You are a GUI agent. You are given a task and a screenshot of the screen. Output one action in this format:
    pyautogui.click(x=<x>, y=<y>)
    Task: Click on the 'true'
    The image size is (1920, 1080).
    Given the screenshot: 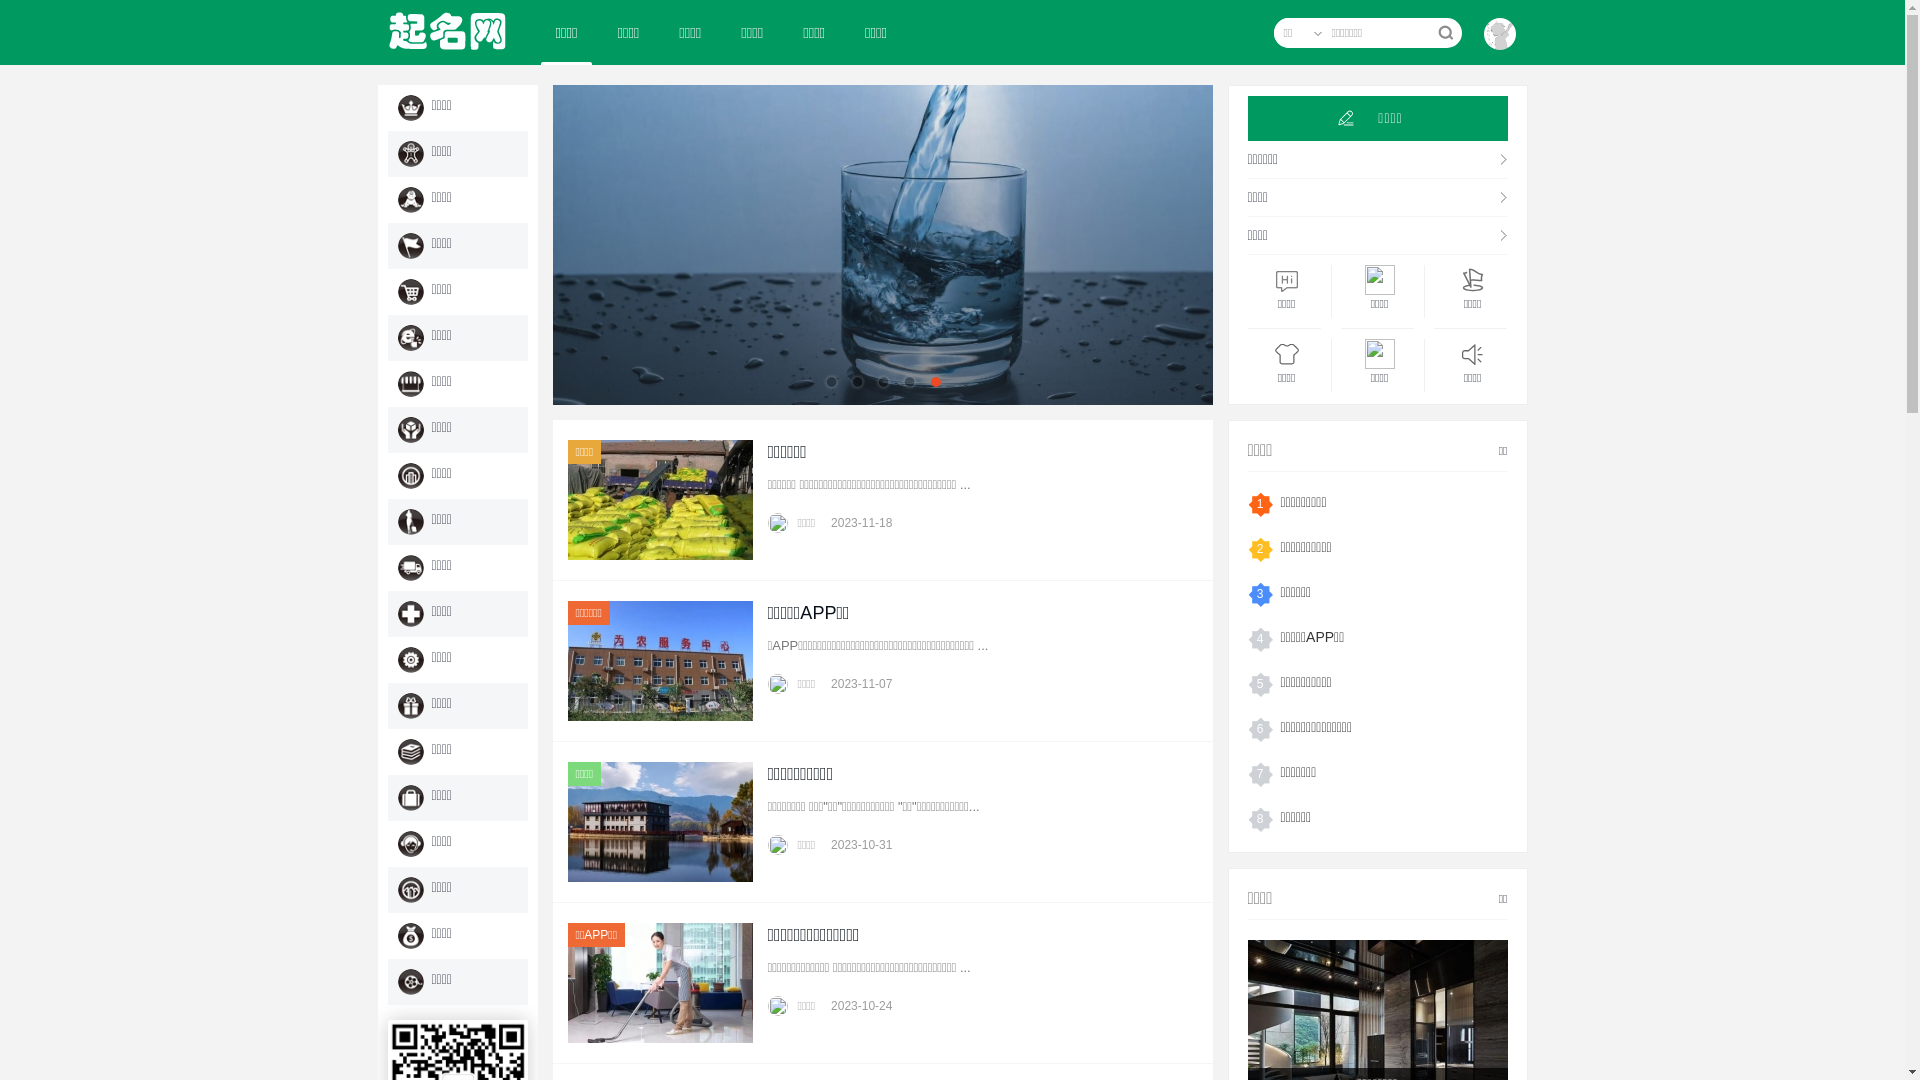 What is the action you would take?
    pyautogui.click(x=1434, y=33)
    